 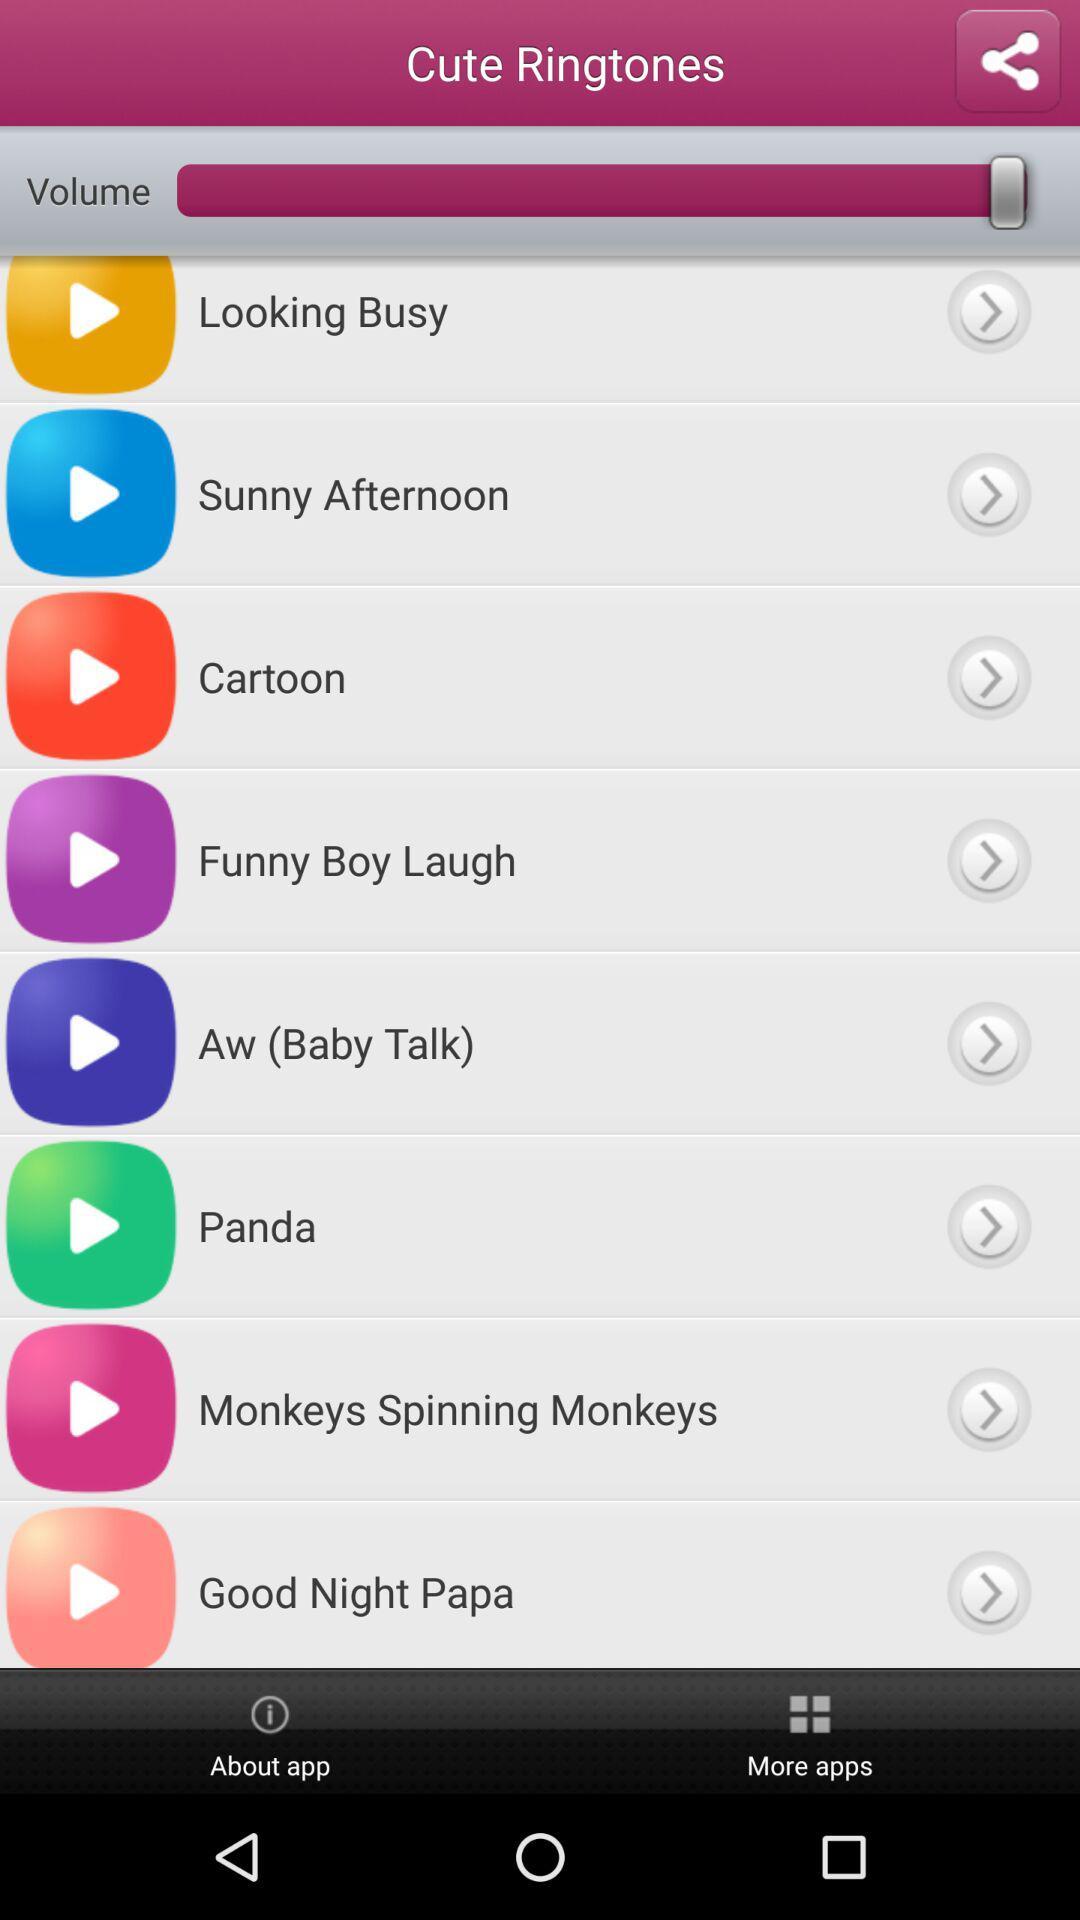 What do you see at coordinates (987, 1041) in the screenshot?
I see `more option` at bounding box center [987, 1041].